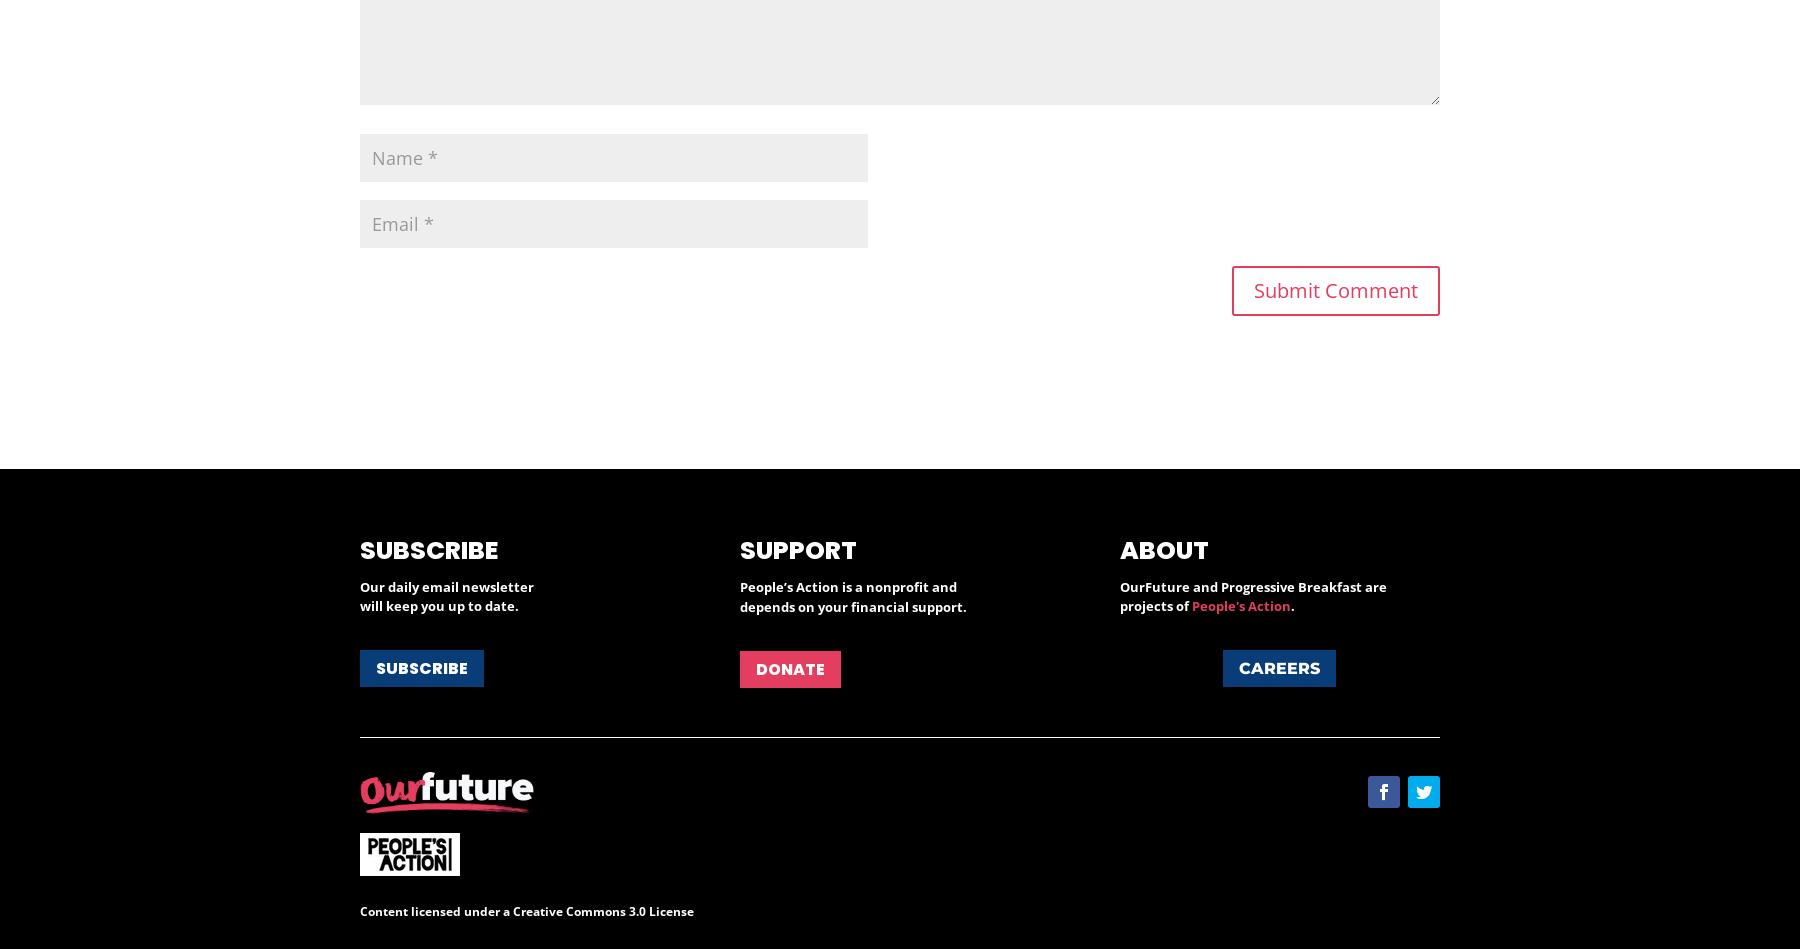  I want to click on 'depends on your financial support.', so click(852, 607).